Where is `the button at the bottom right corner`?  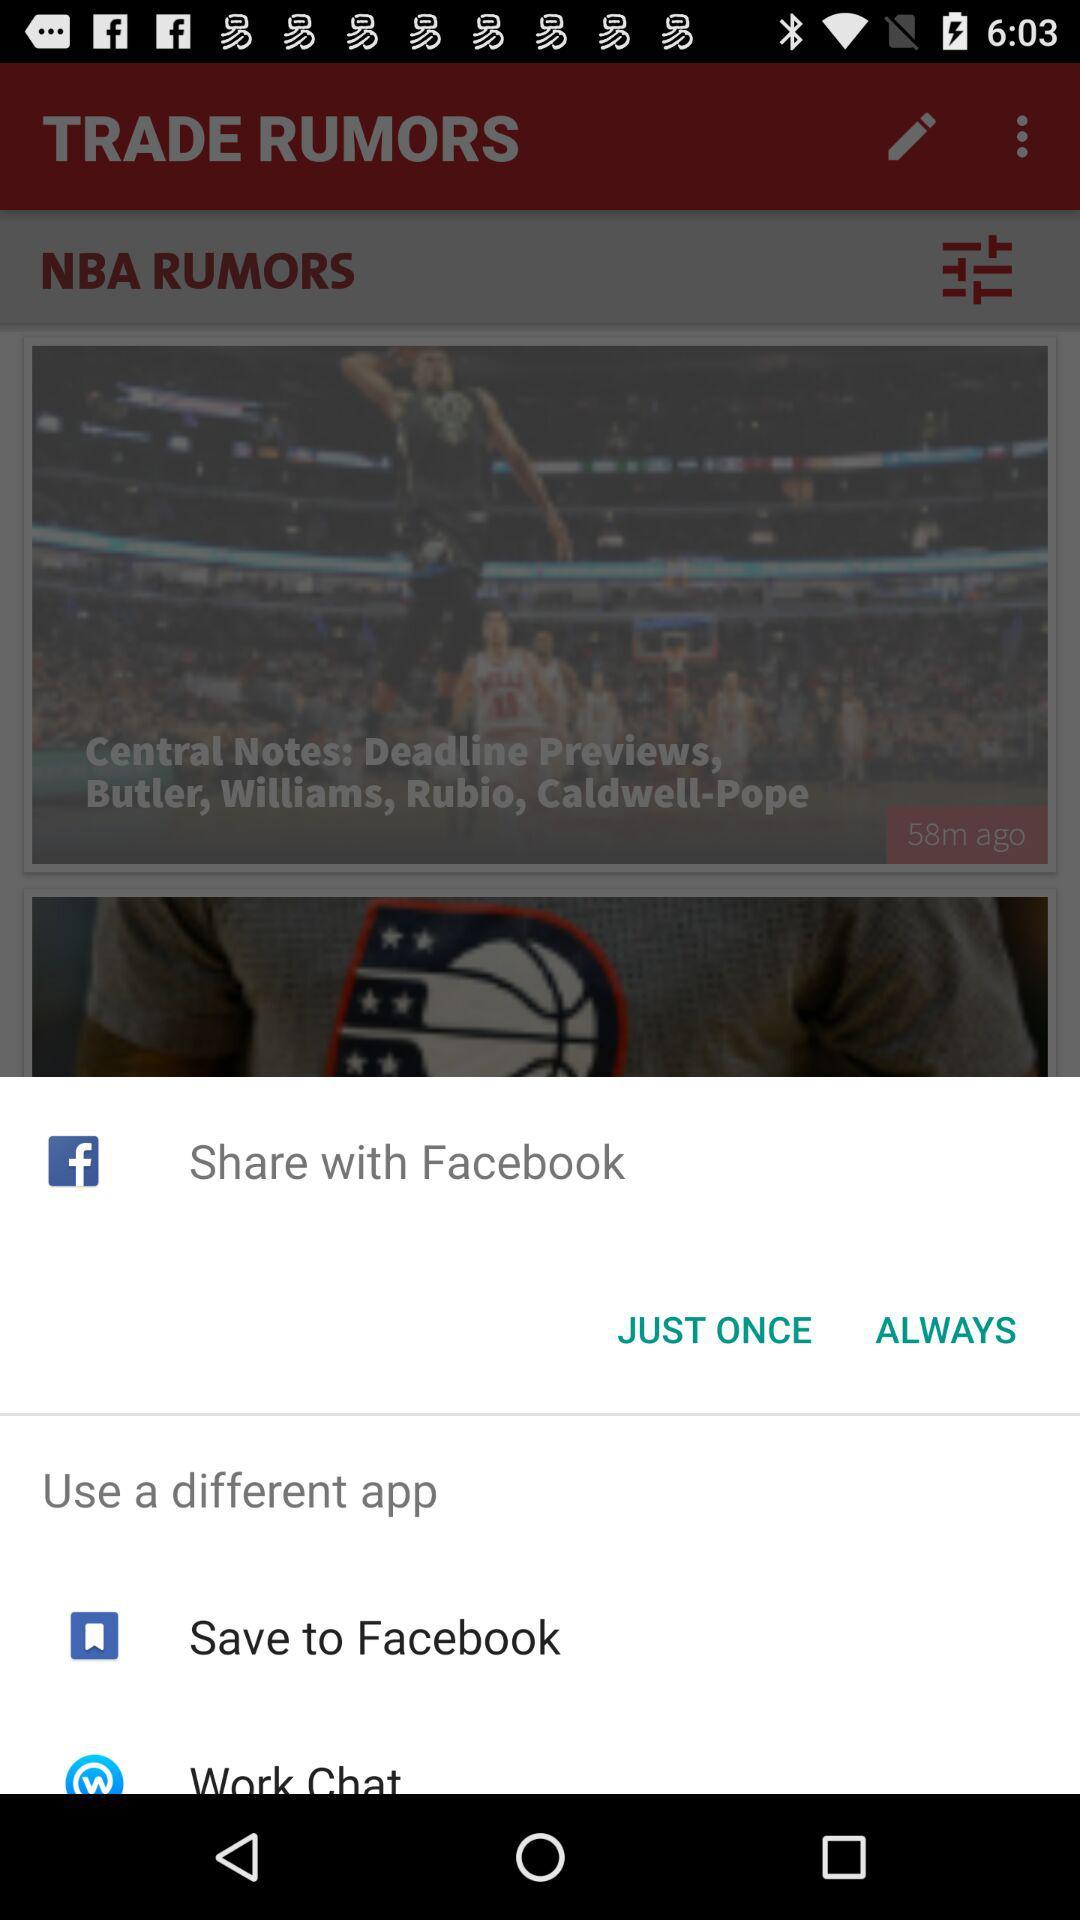
the button at the bottom right corner is located at coordinates (945, 1329).